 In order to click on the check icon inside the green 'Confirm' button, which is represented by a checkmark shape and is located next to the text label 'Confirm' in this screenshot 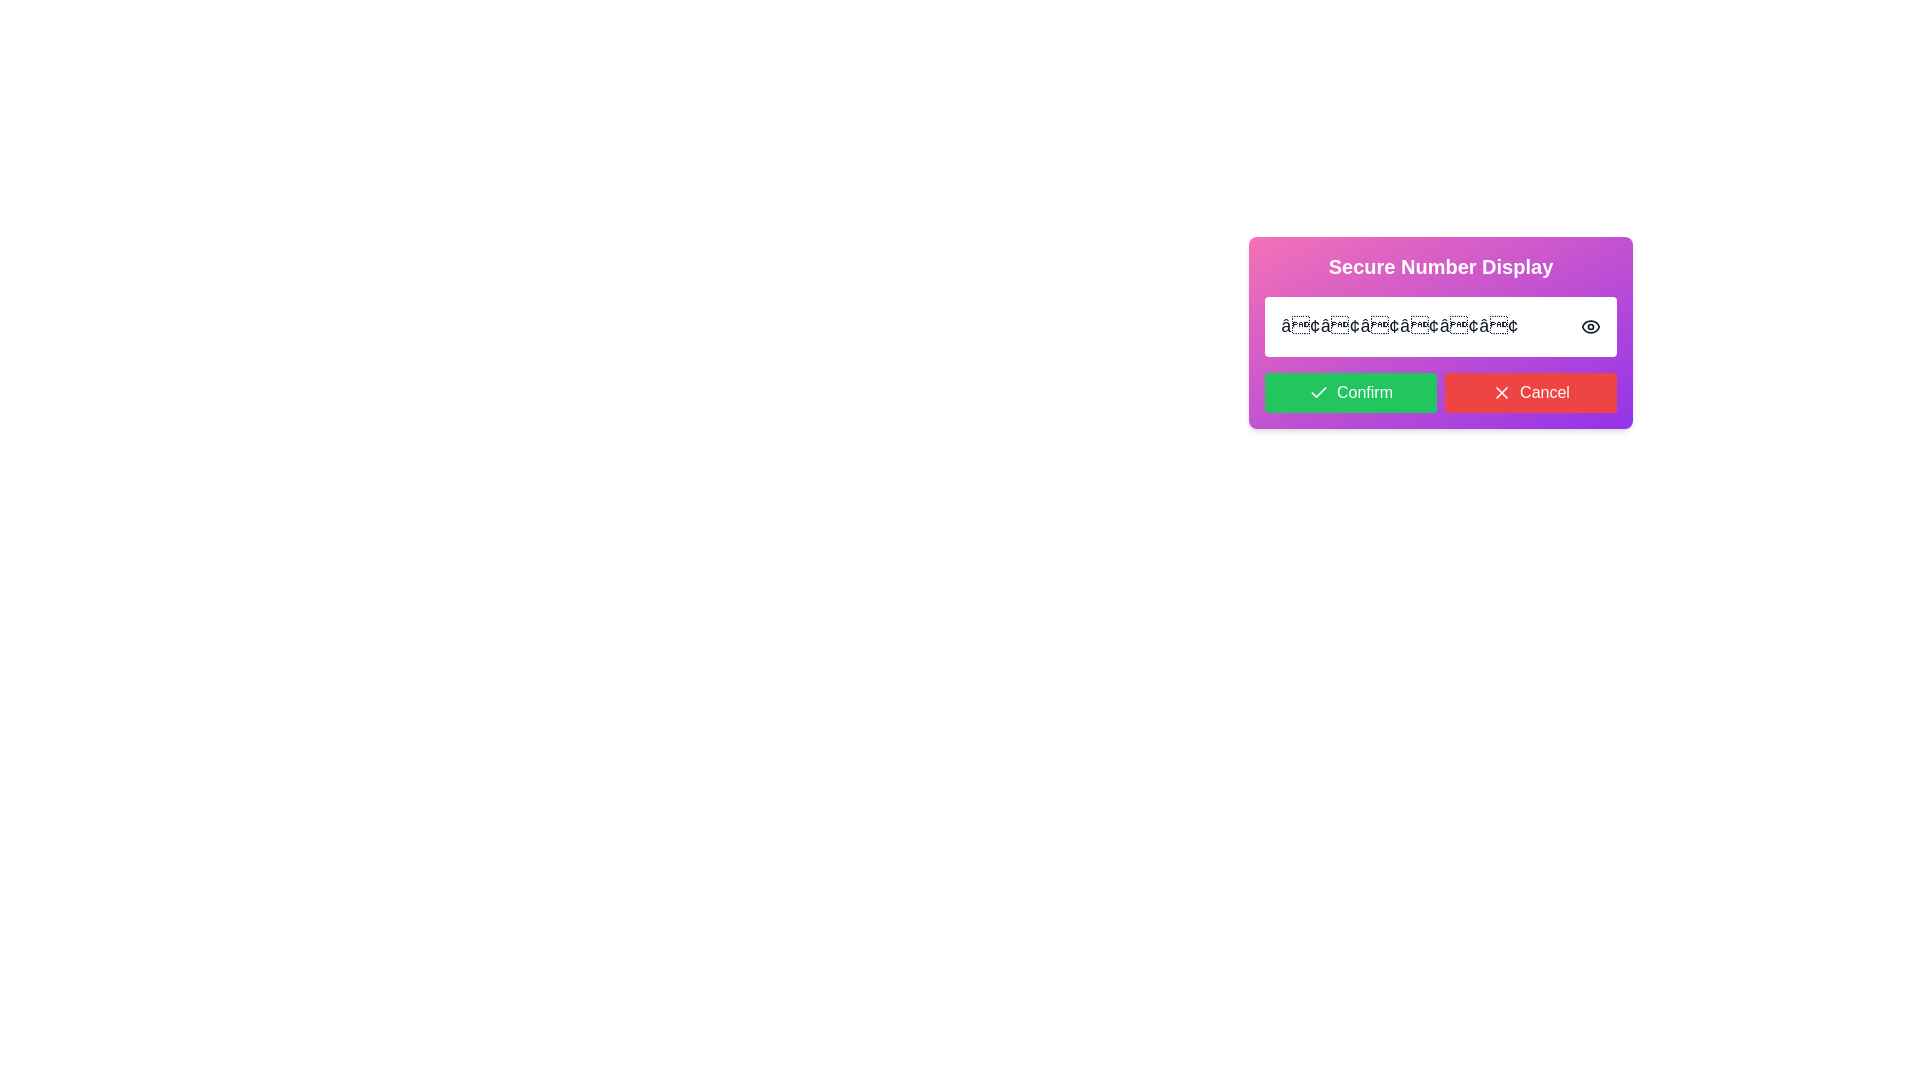, I will do `click(1319, 392)`.